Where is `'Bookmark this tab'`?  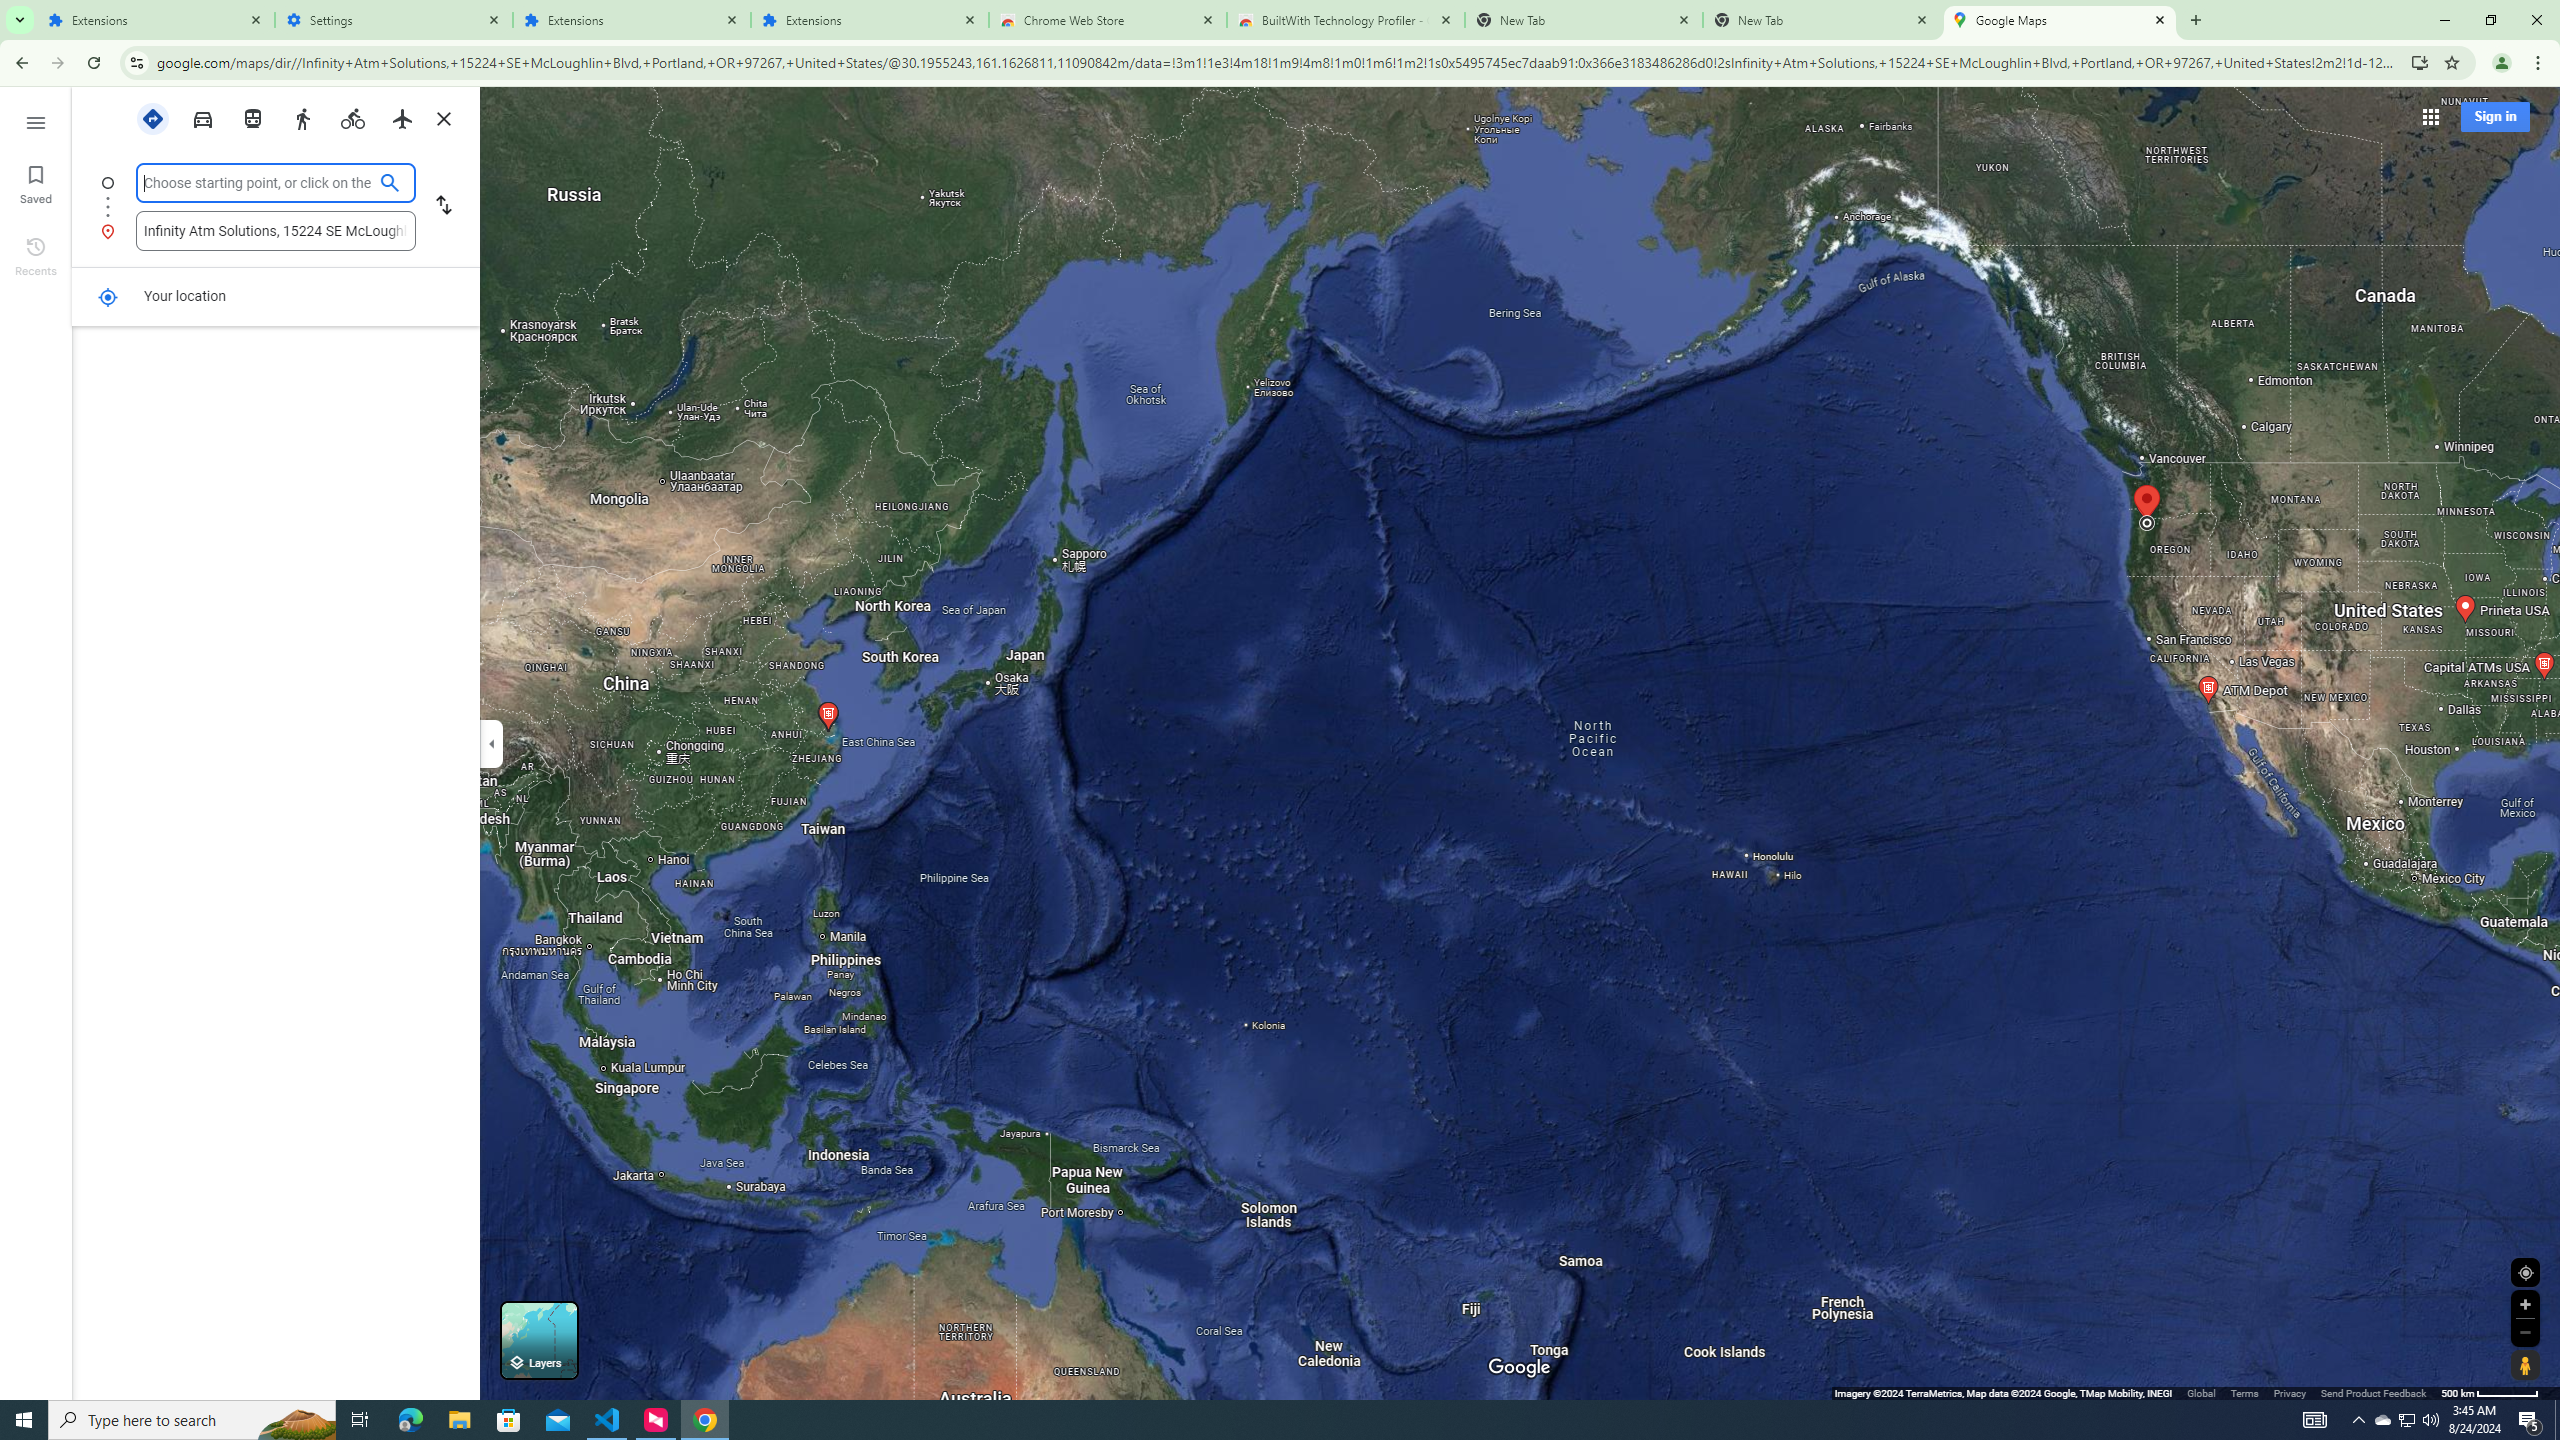 'Bookmark this tab' is located at coordinates (2450, 61).